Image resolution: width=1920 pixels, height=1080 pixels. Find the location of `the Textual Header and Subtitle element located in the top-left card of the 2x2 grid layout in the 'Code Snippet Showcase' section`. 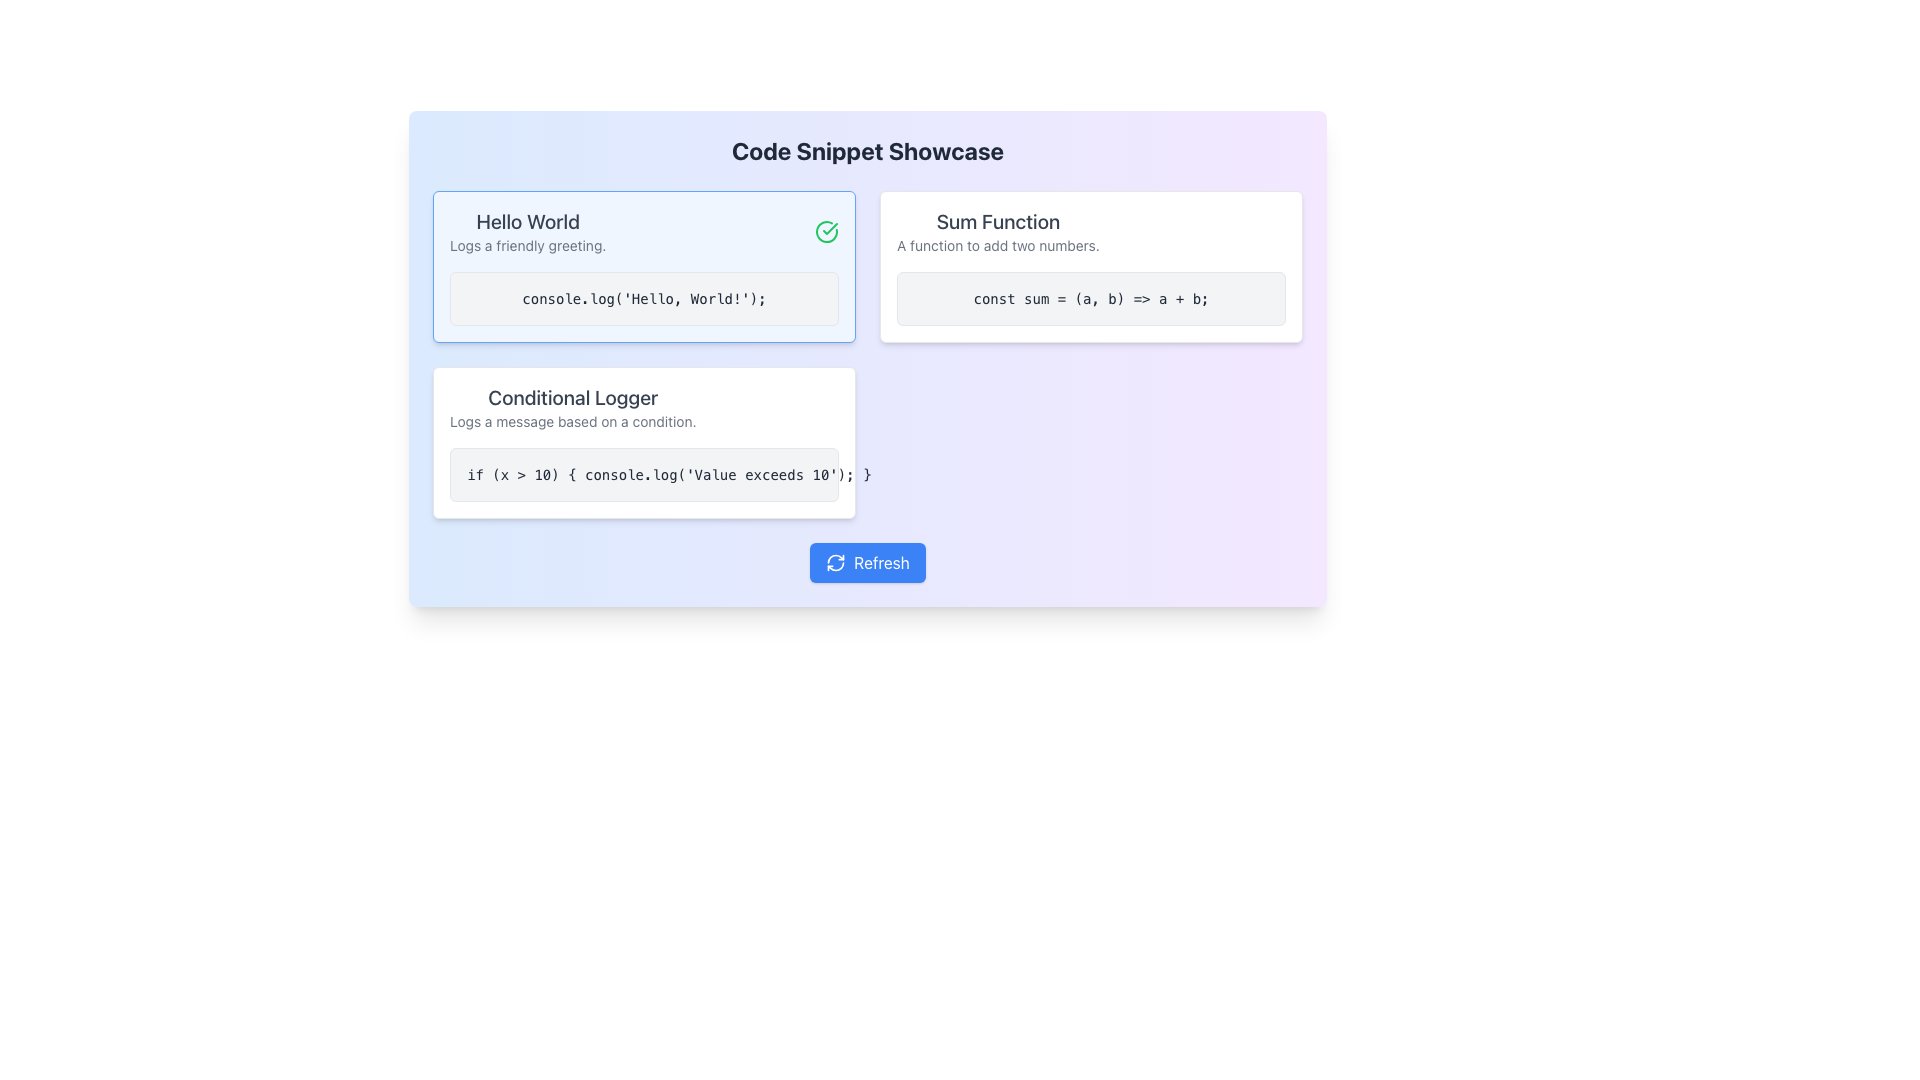

the Textual Header and Subtitle element located in the top-left card of the 2x2 grid layout in the 'Code Snippet Showcase' section is located at coordinates (528, 230).